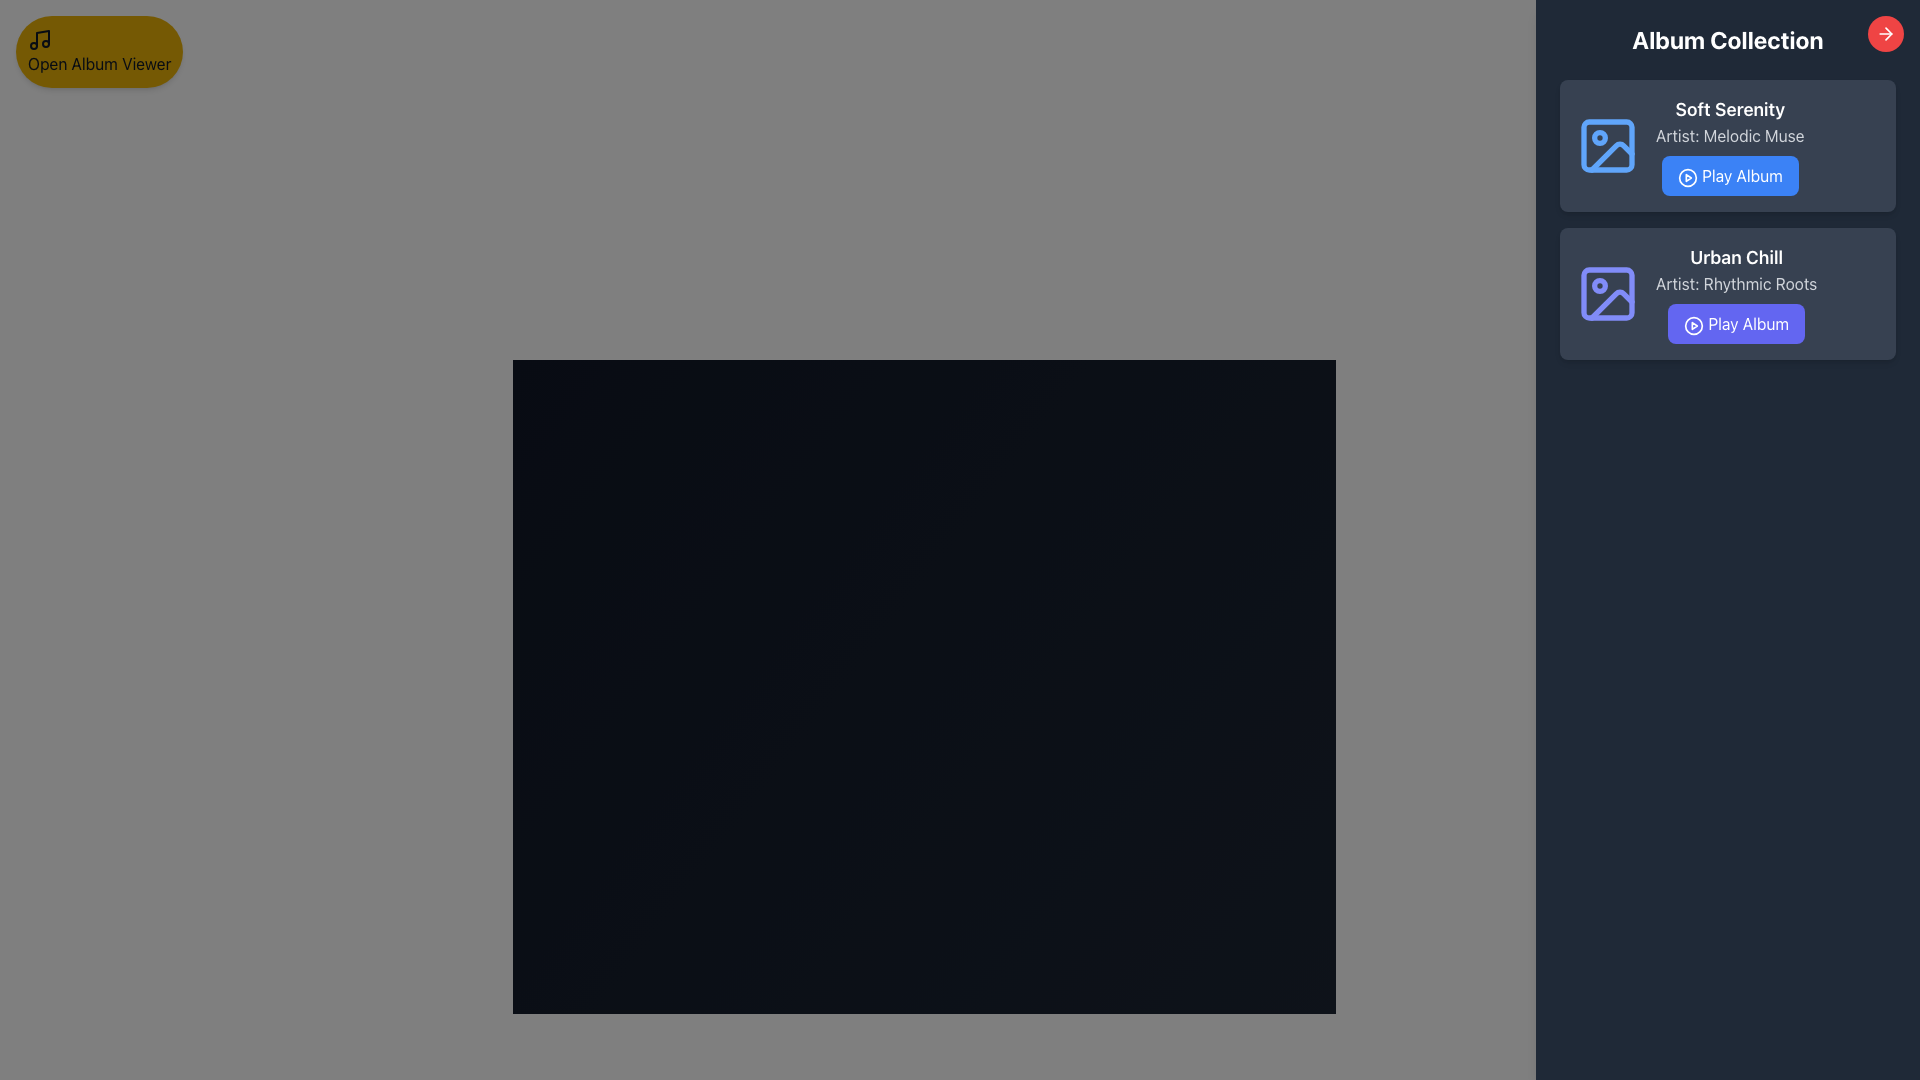 Image resolution: width=1920 pixels, height=1080 pixels. Describe the element at coordinates (1735, 284) in the screenshot. I see `the Text Label displaying the artist associated with the album 'Urban Chill', located in the second album card on the right pane, positioned below the 'Urban Chill' title and above the 'Play Album' button` at that location.